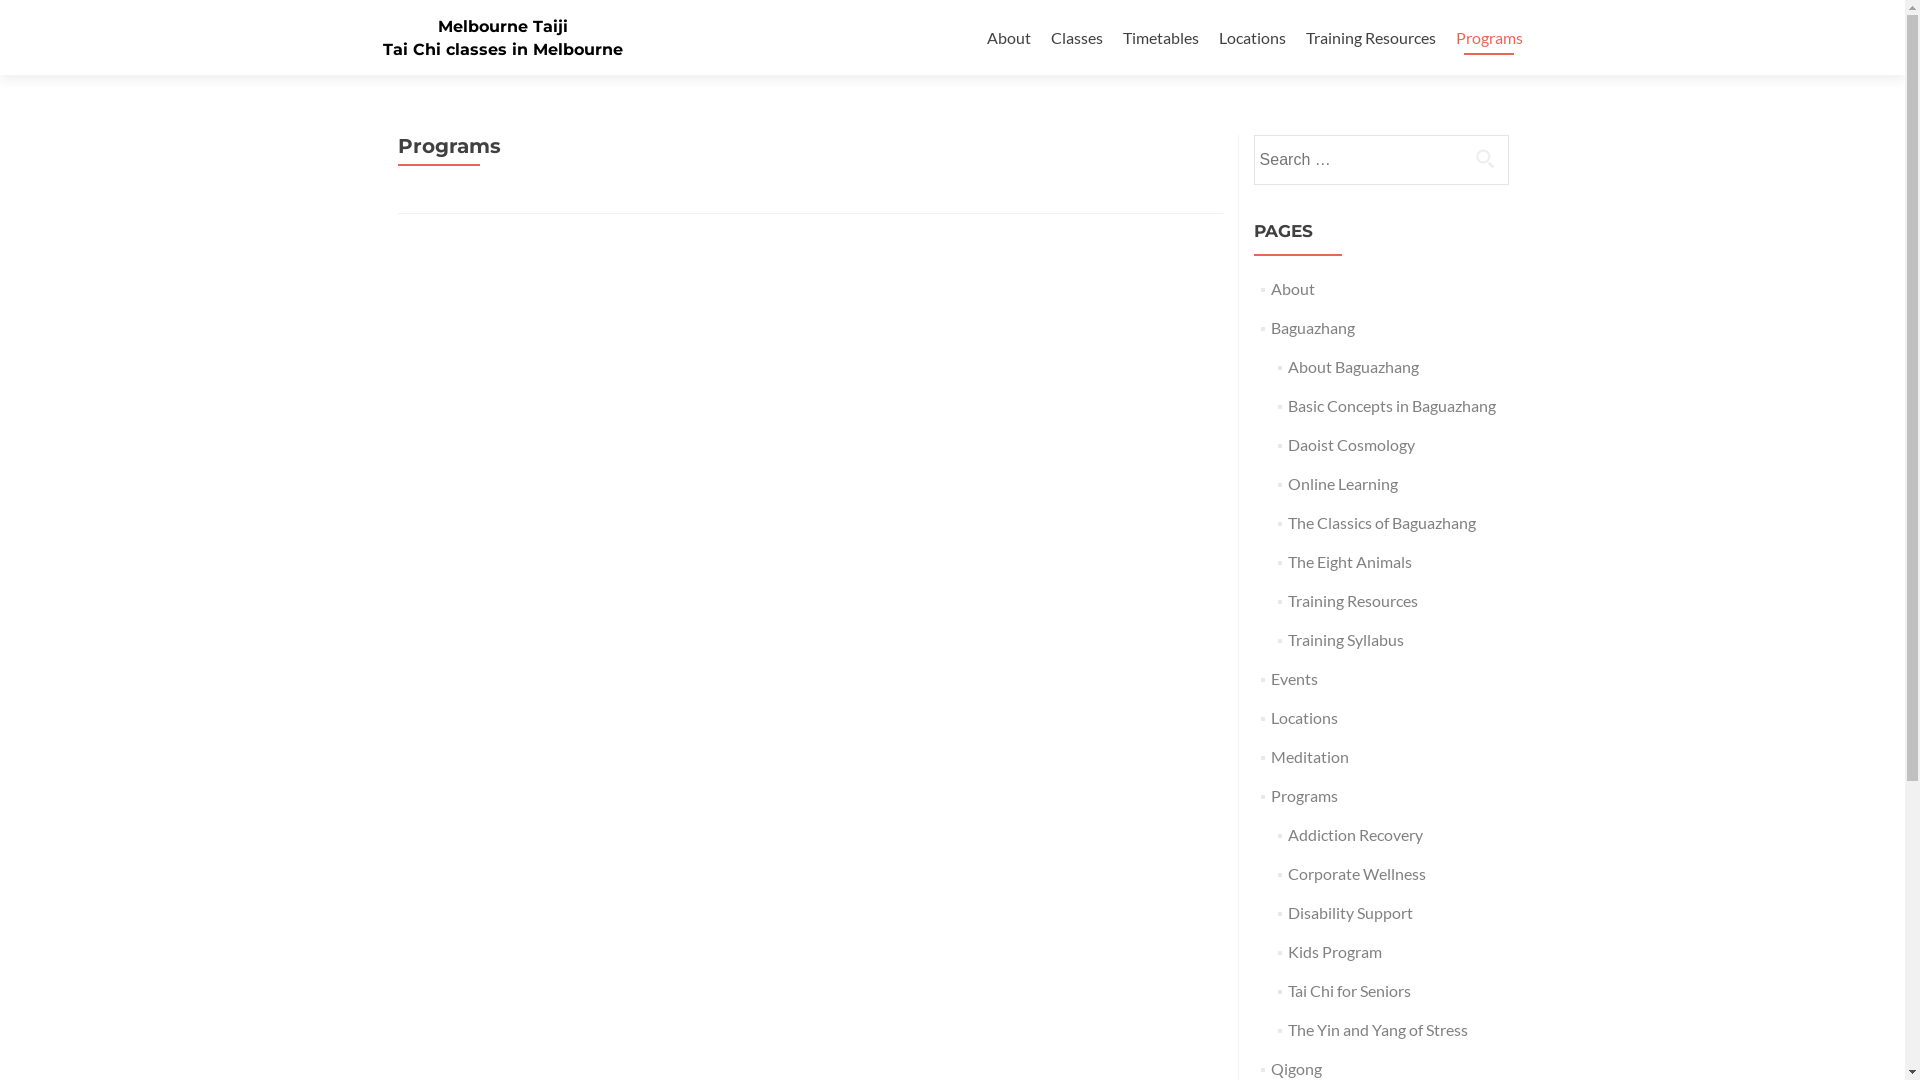 The image size is (1920, 1080). What do you see at coordinates (1334, 950) in the screenshot?
I see `'Kids Program'` at bounding box center [1334, 950].